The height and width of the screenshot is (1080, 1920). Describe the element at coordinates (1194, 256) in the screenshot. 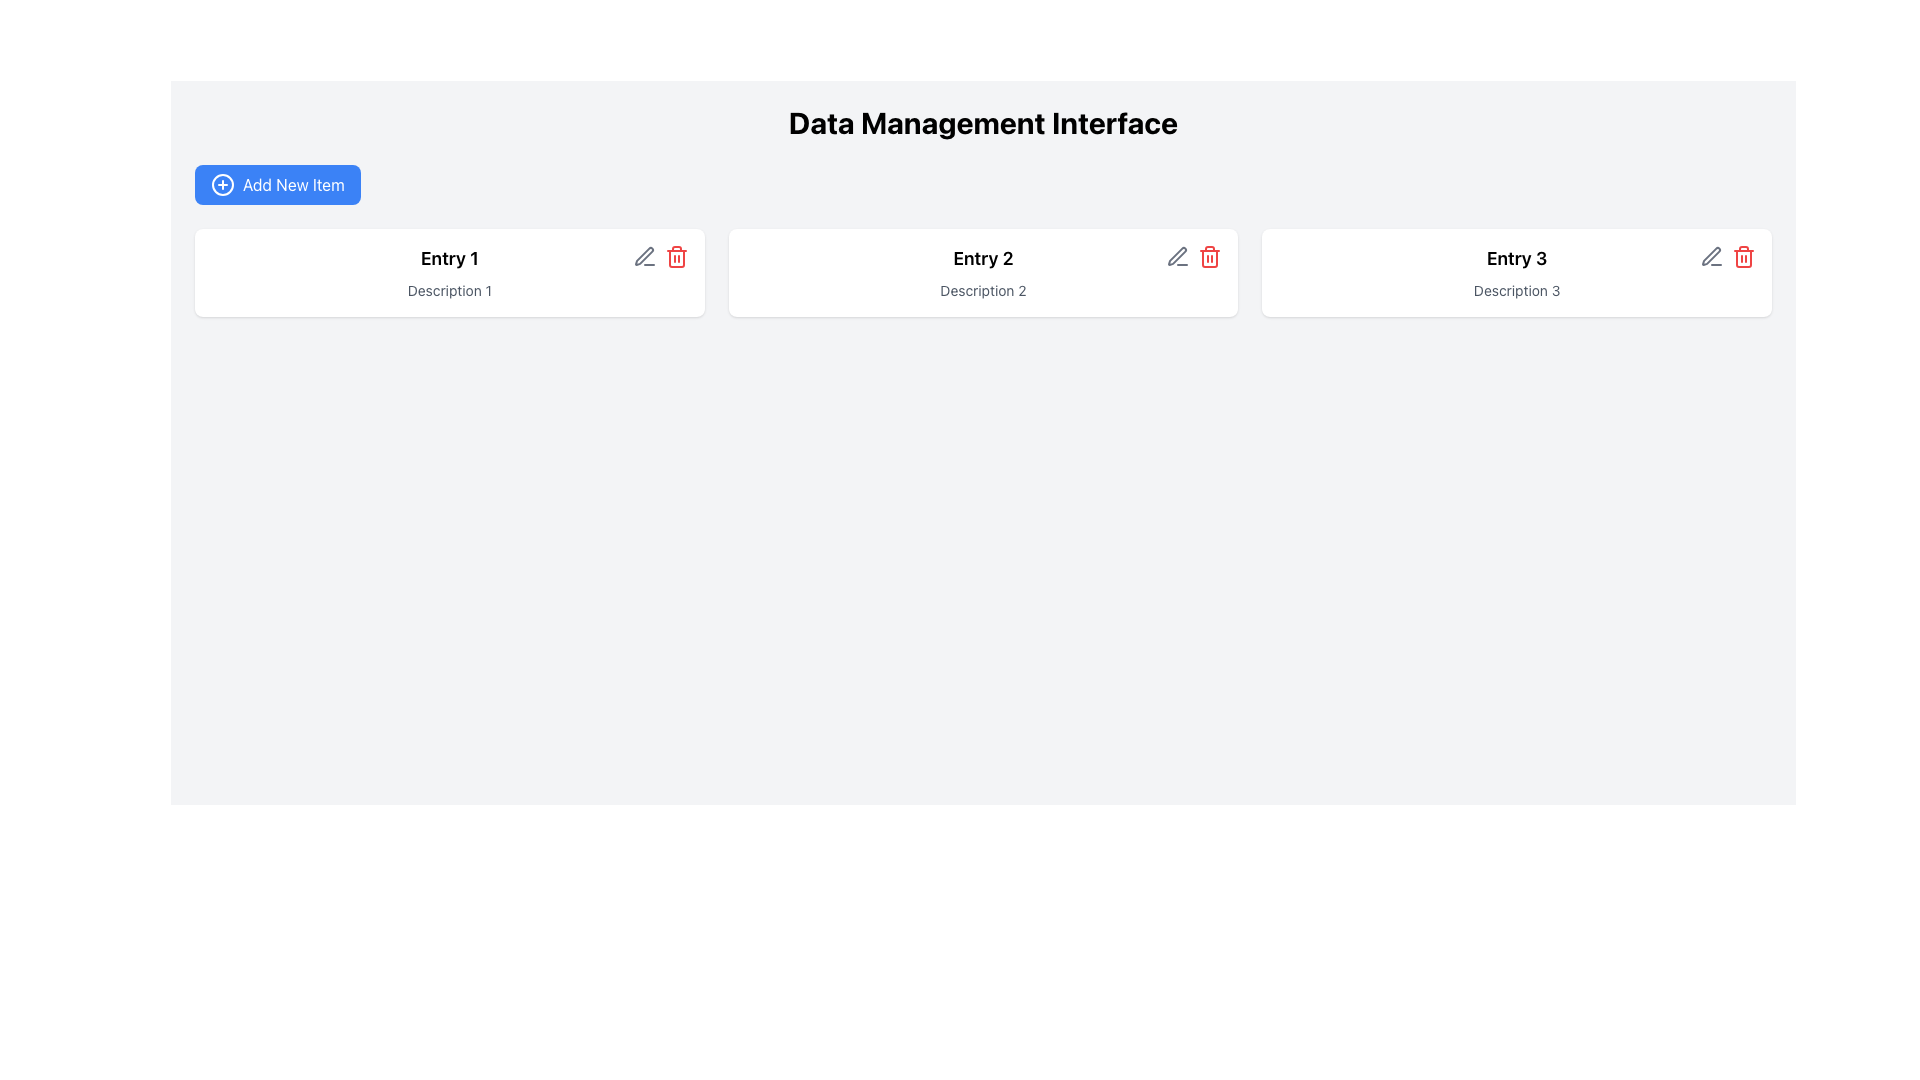

I see `the trash bin icon located at the top-right corner of the card labeled 'Entry 2' for deleting` at that location.